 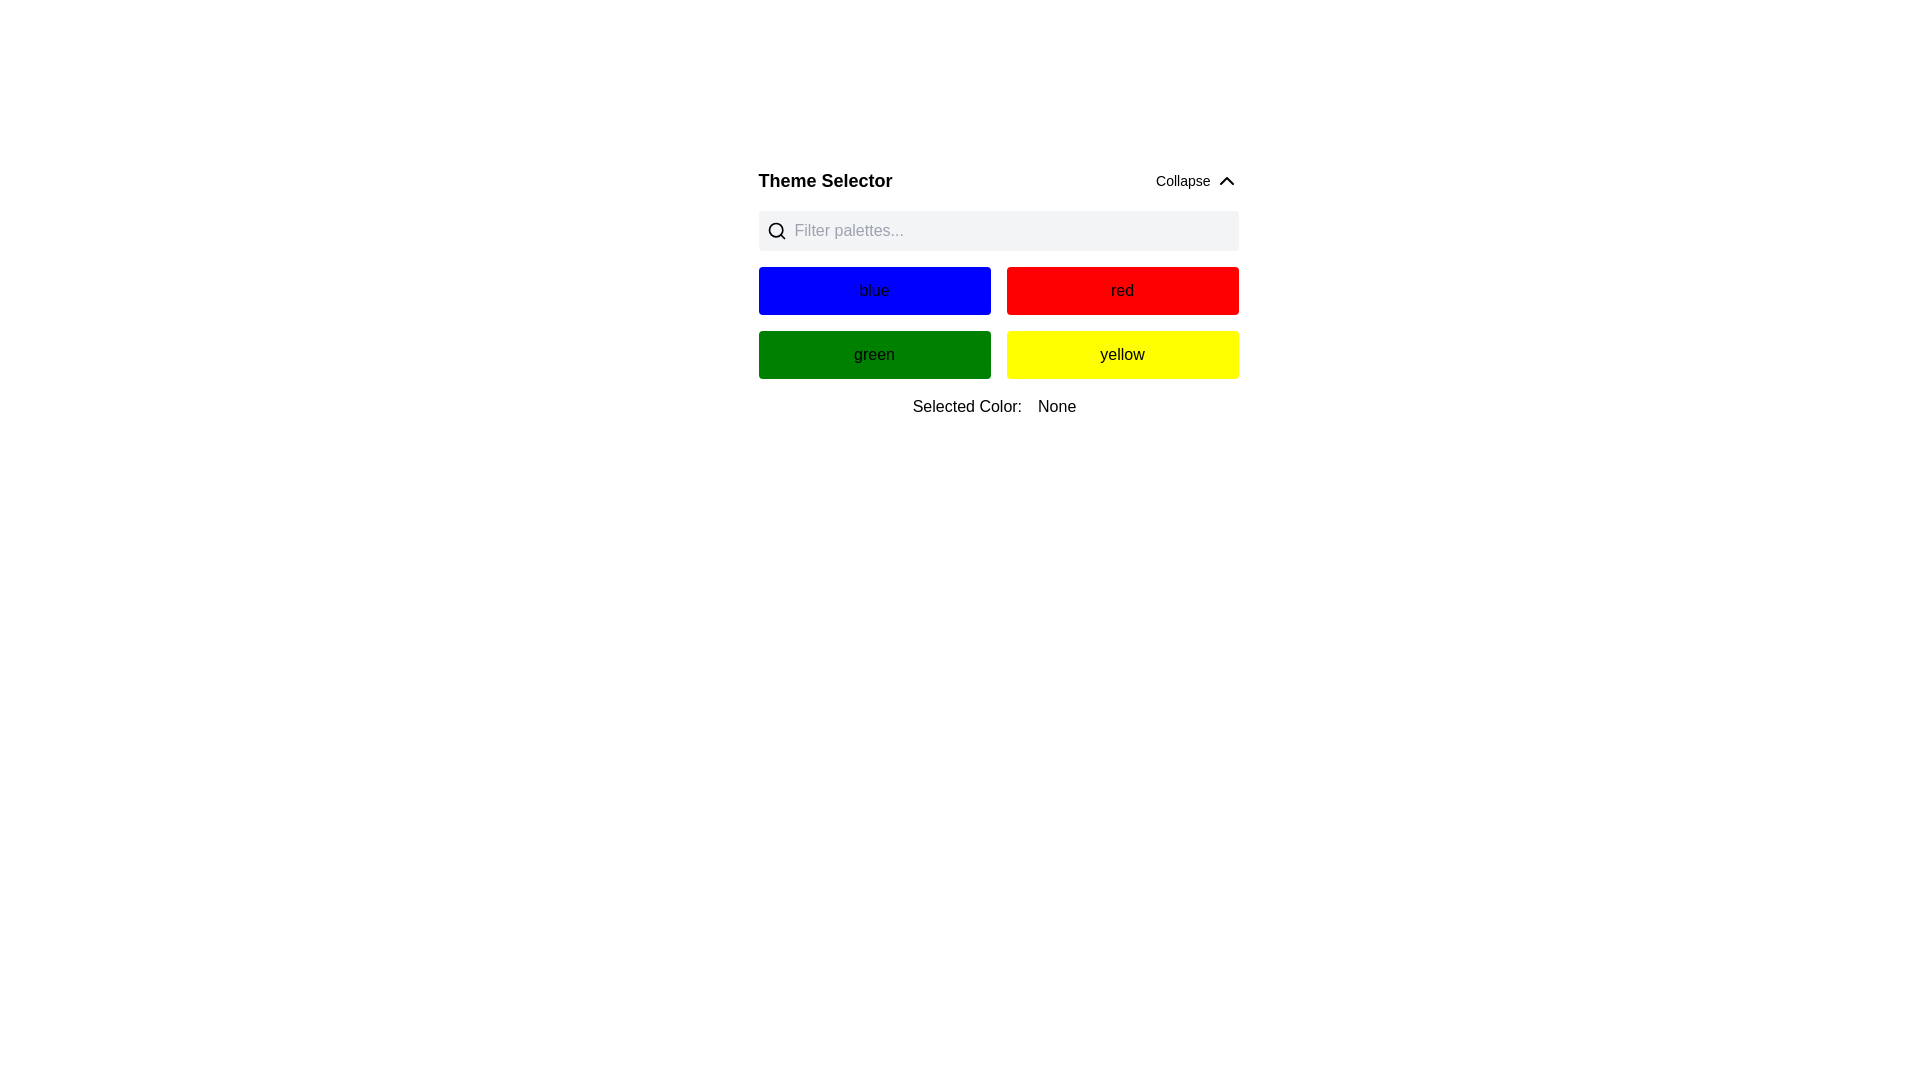 What do you see at coordinates (825, 181) in the screenshot?
I see `the Text Label that serves as a title or heading for selecting themes, located to the left of the 'Collapse' button and above the search bar` at bounding box center [825, 181].